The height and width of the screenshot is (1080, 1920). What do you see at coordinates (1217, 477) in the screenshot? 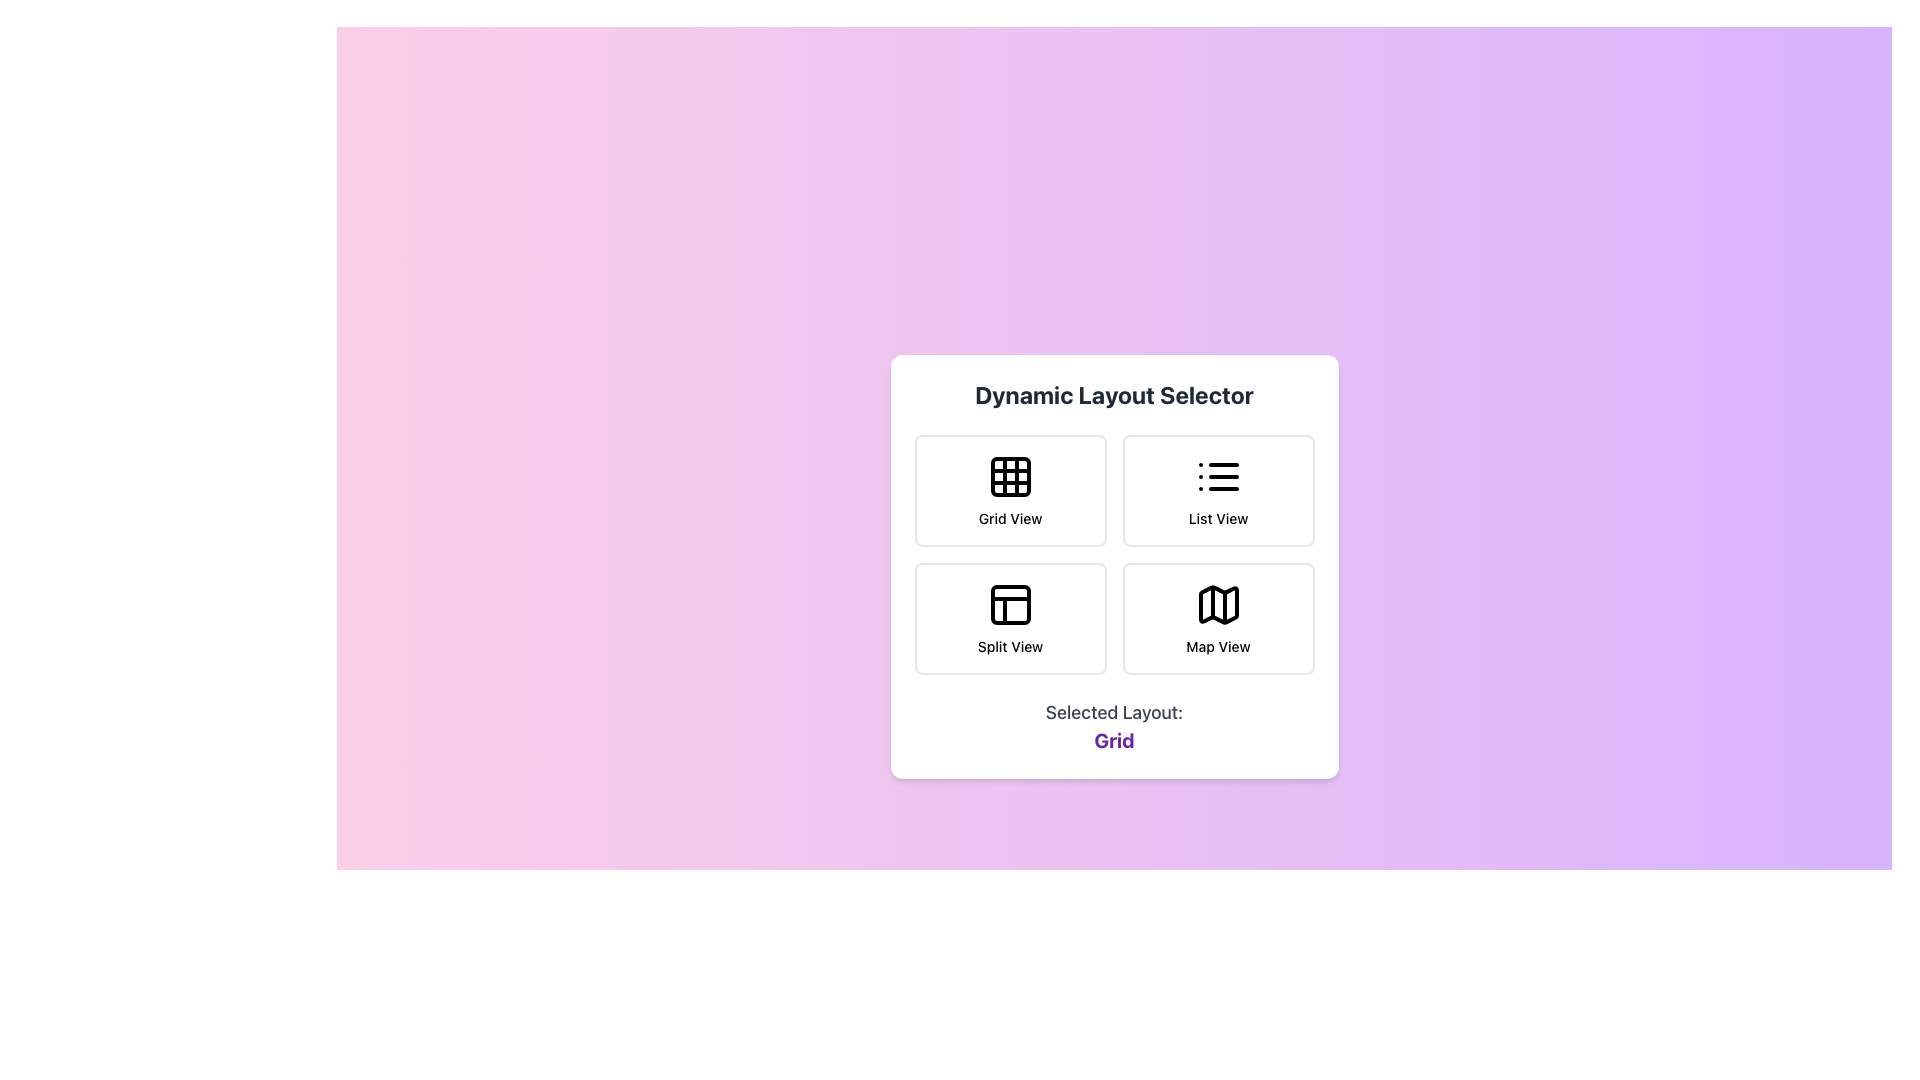
I see `the list view icon, which is a minimalistic icon with three horizontal lines resembling a bullet list, located in the second position of the top row in the Dynamic Layout Selector dialog` at bounding box center [1217, 477].